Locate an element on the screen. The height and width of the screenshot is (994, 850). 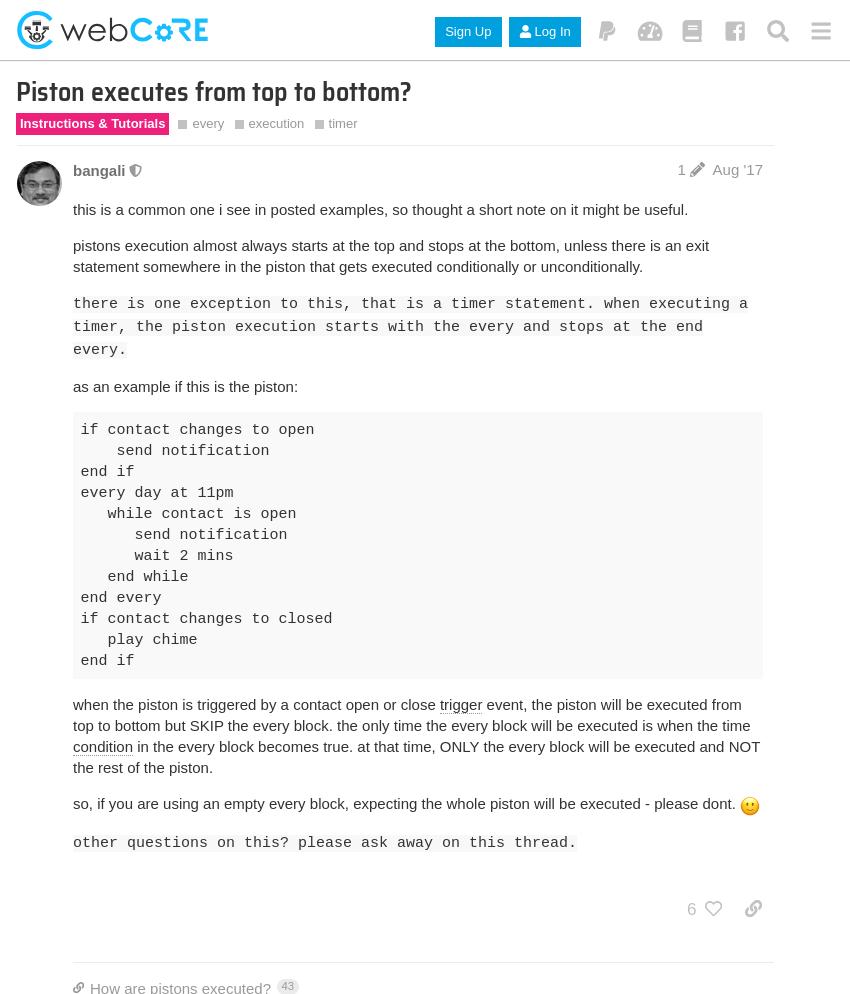
'when the piston is triggered by a contact open or close' is located at coordinates (255, 703).